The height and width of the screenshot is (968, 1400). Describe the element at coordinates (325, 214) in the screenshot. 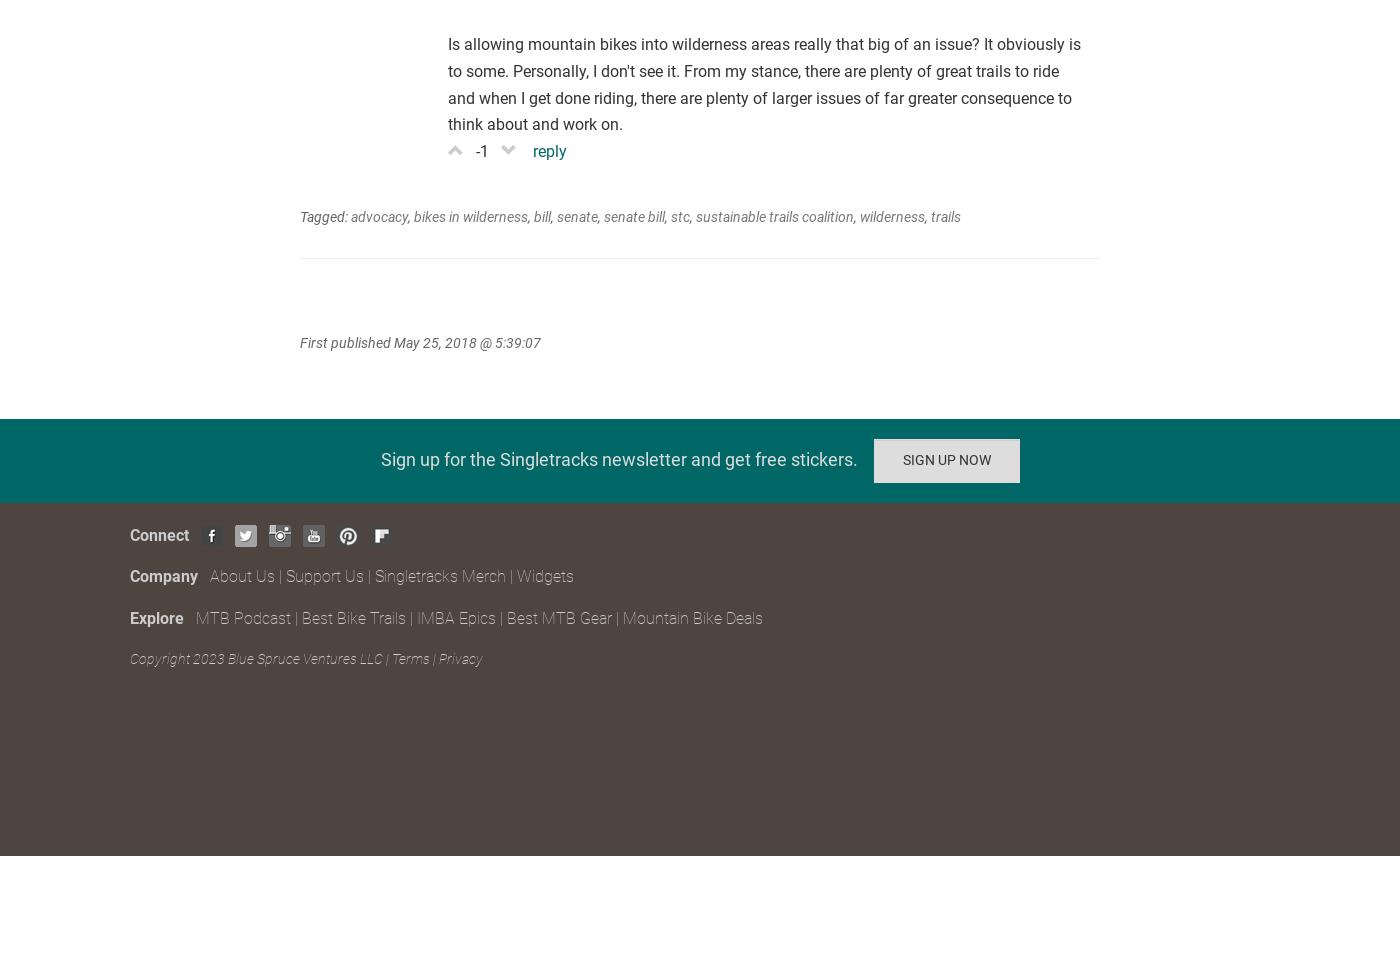

I see `'Tagged:'` at that location.